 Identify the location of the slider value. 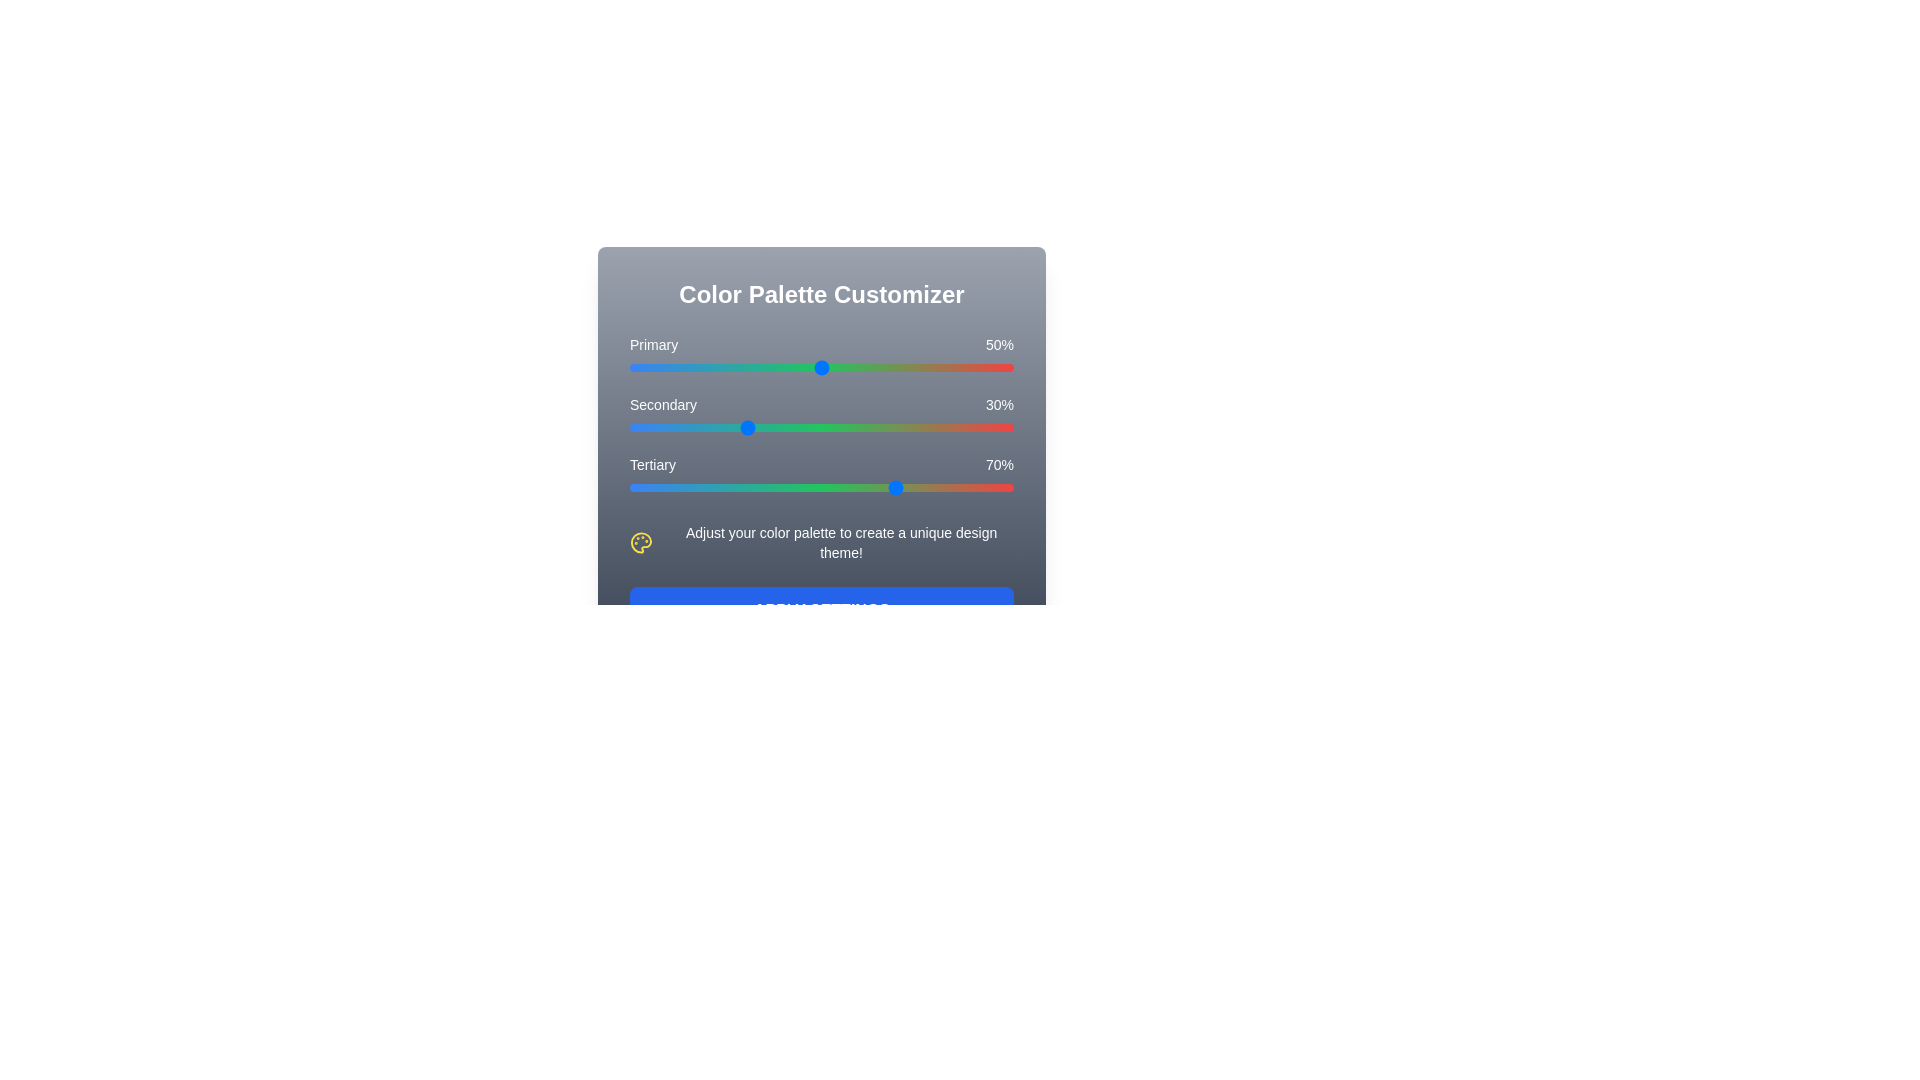
(695, 427).